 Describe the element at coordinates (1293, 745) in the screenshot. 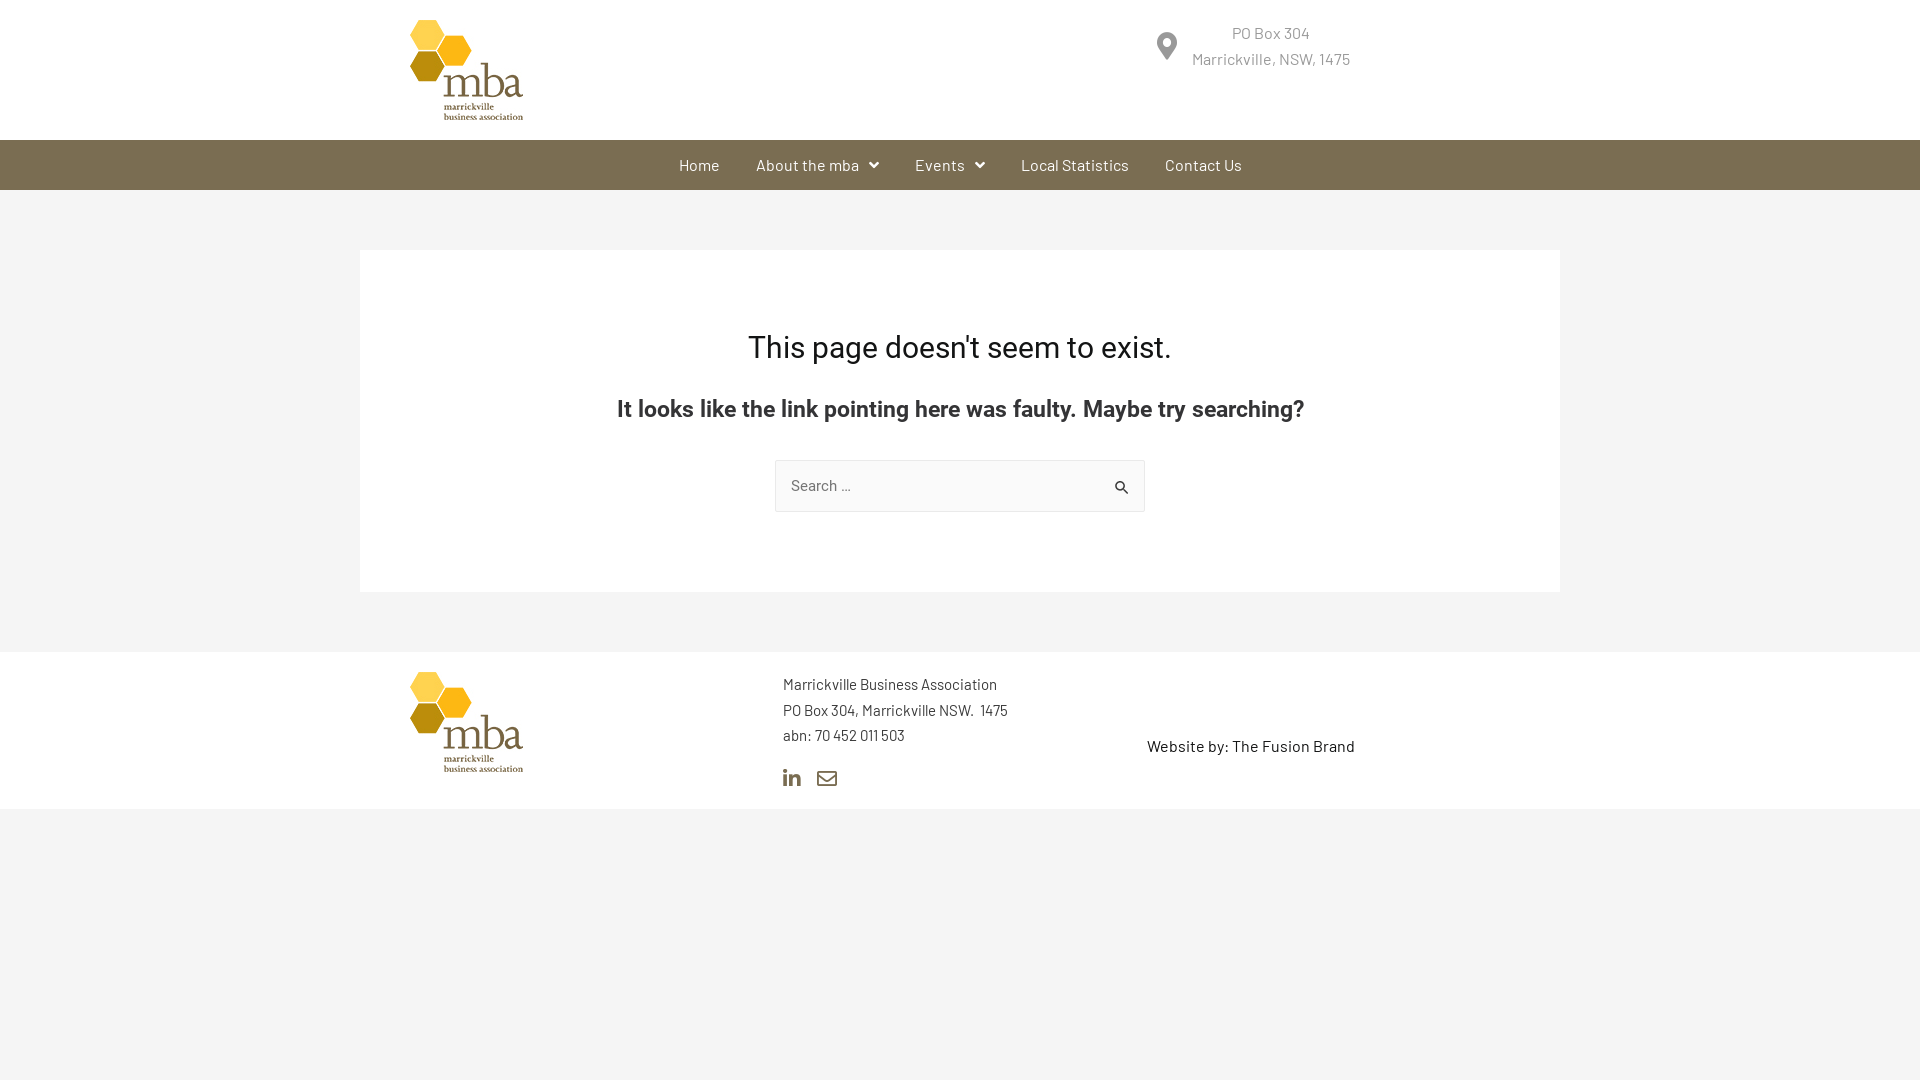

I see `'The Fusion Brand'` at that location.